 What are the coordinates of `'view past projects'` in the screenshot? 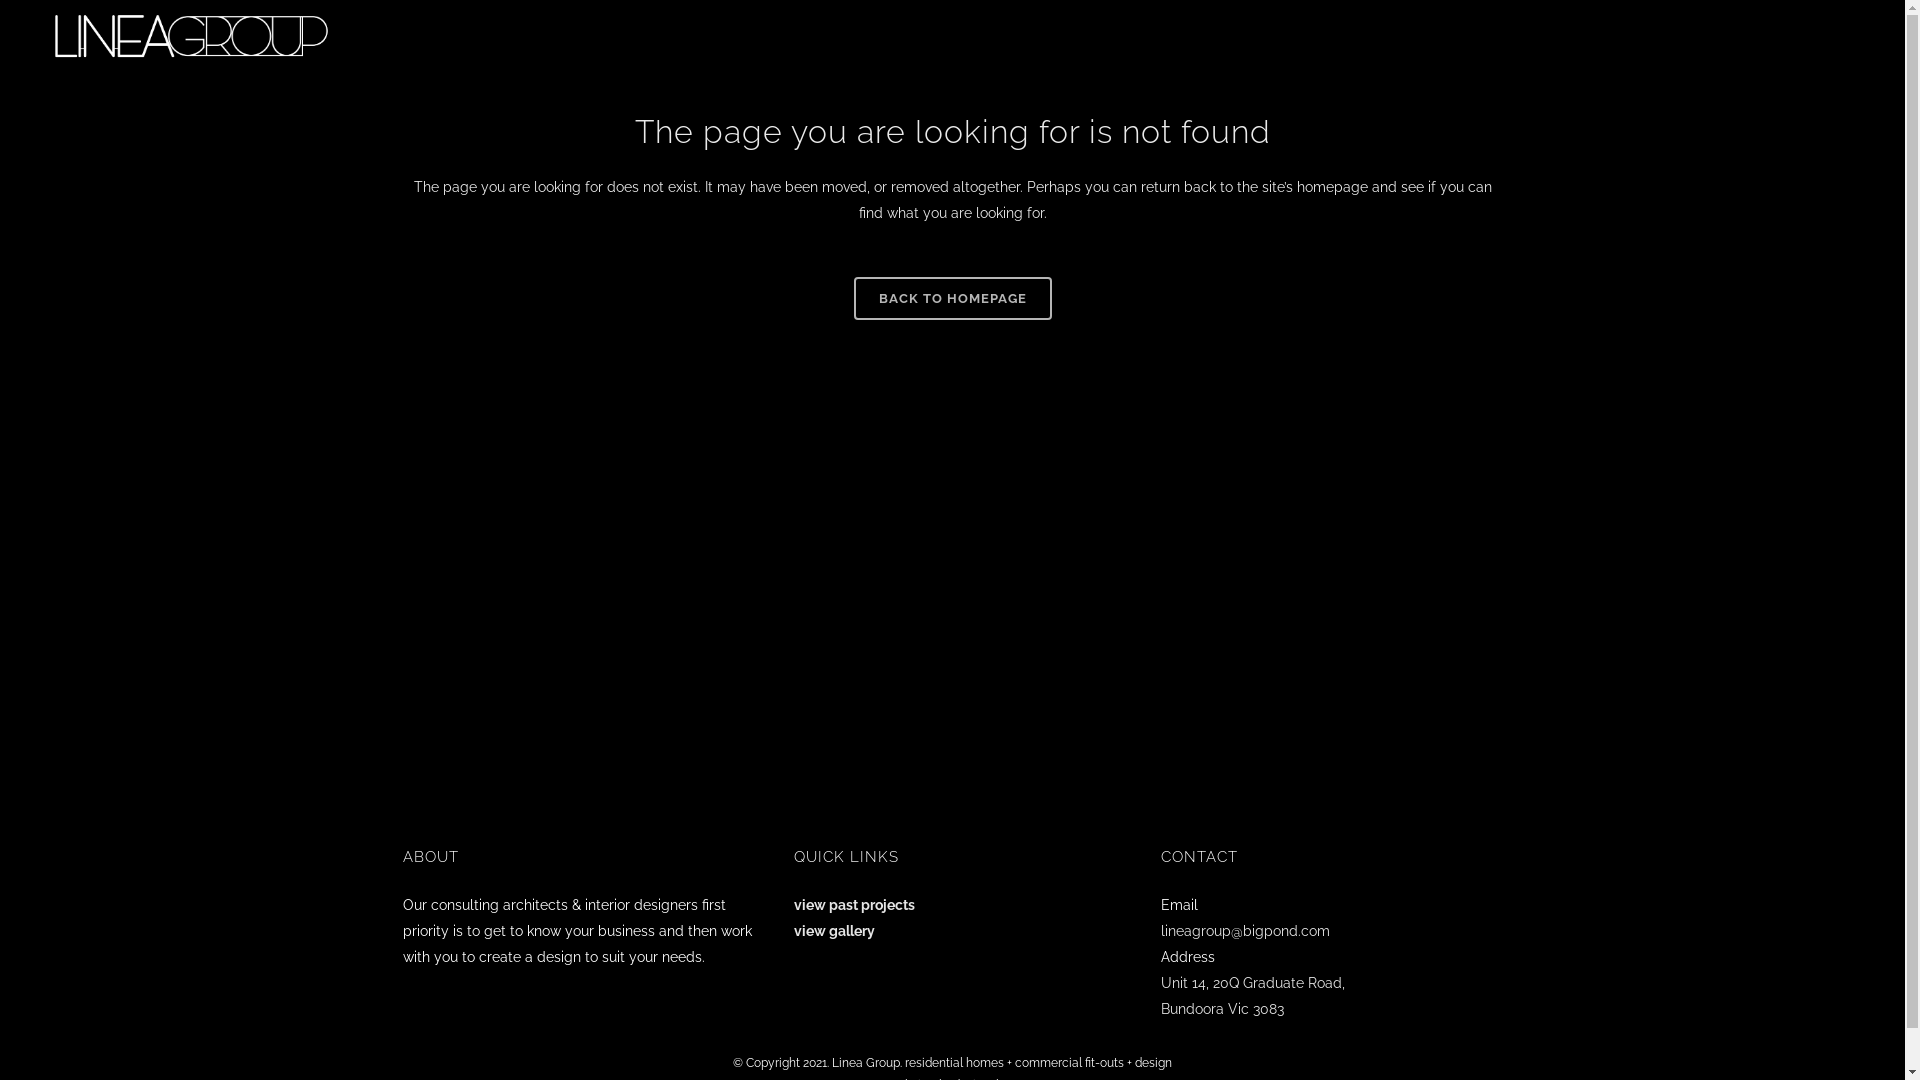 It's located at (854, 905).